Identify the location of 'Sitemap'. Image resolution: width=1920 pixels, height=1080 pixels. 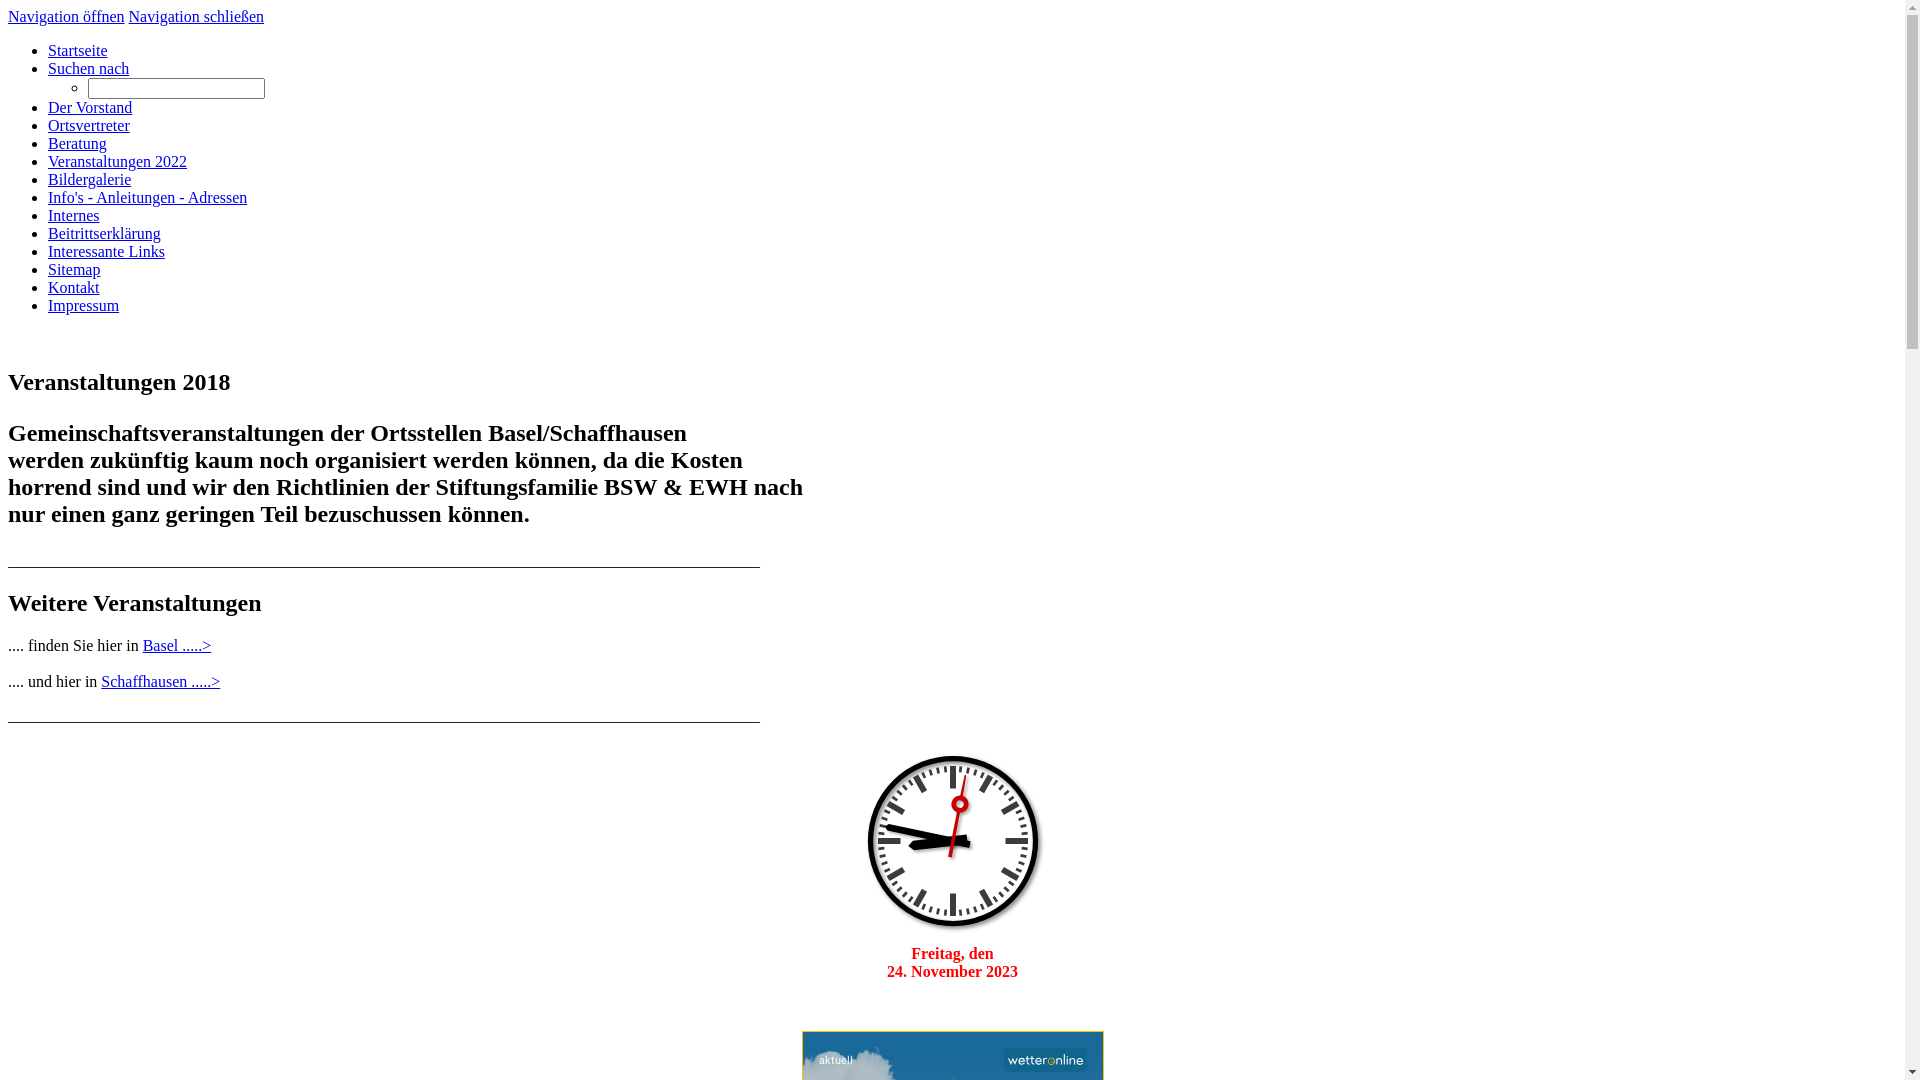
(73, 268).